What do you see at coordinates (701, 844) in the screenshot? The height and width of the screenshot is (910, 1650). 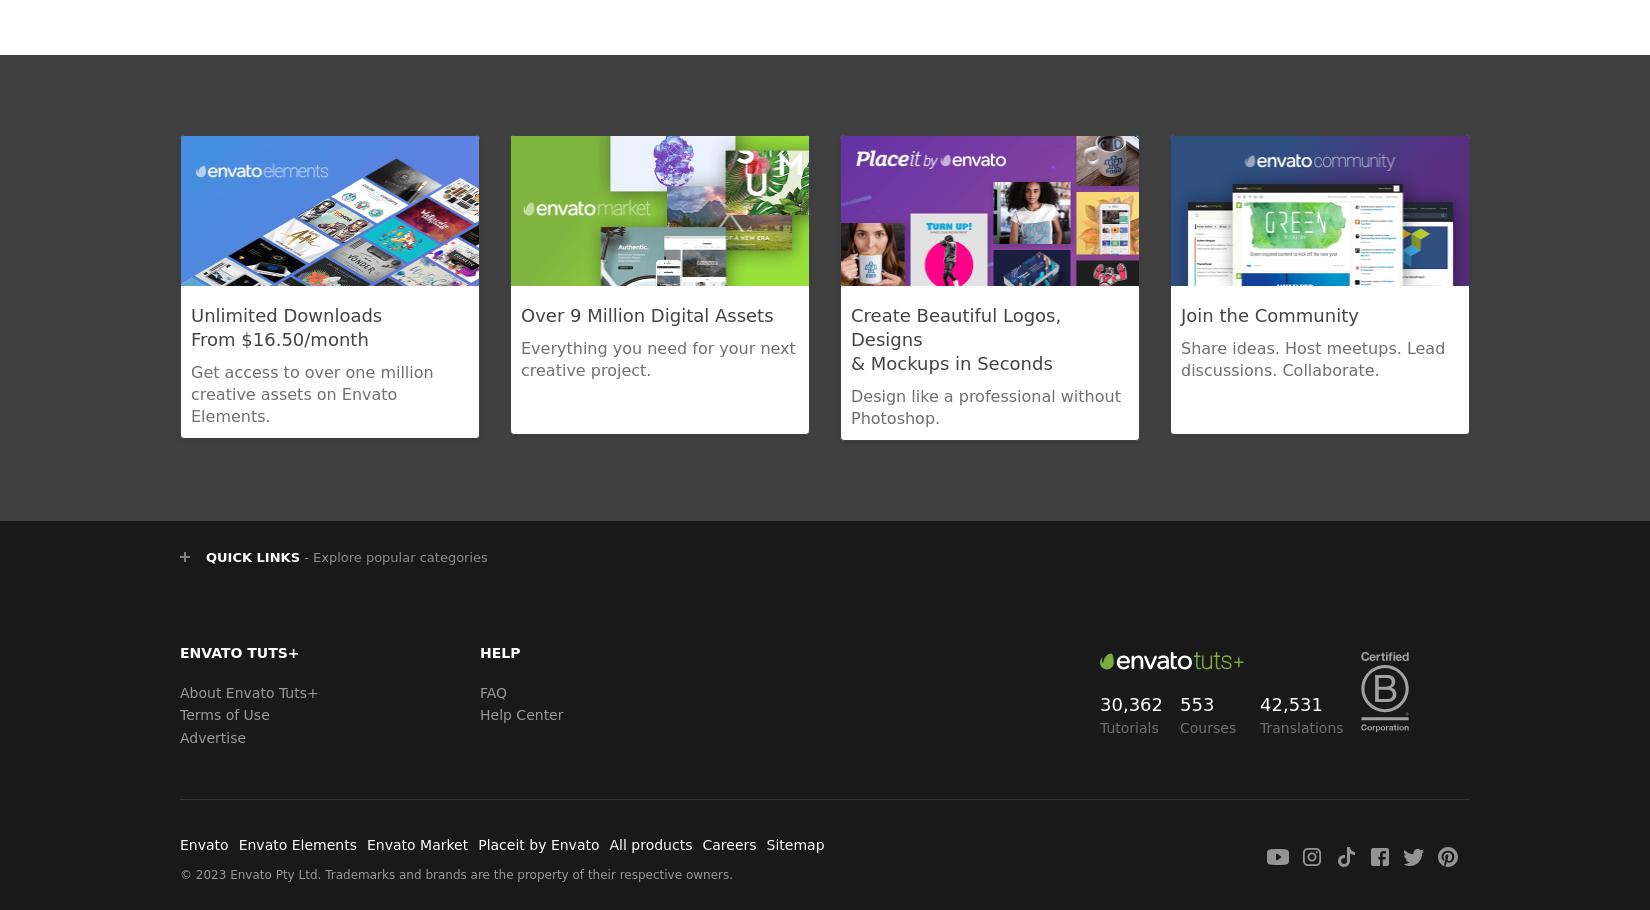 I see `'Careers'` at bounding box center [701, 844].